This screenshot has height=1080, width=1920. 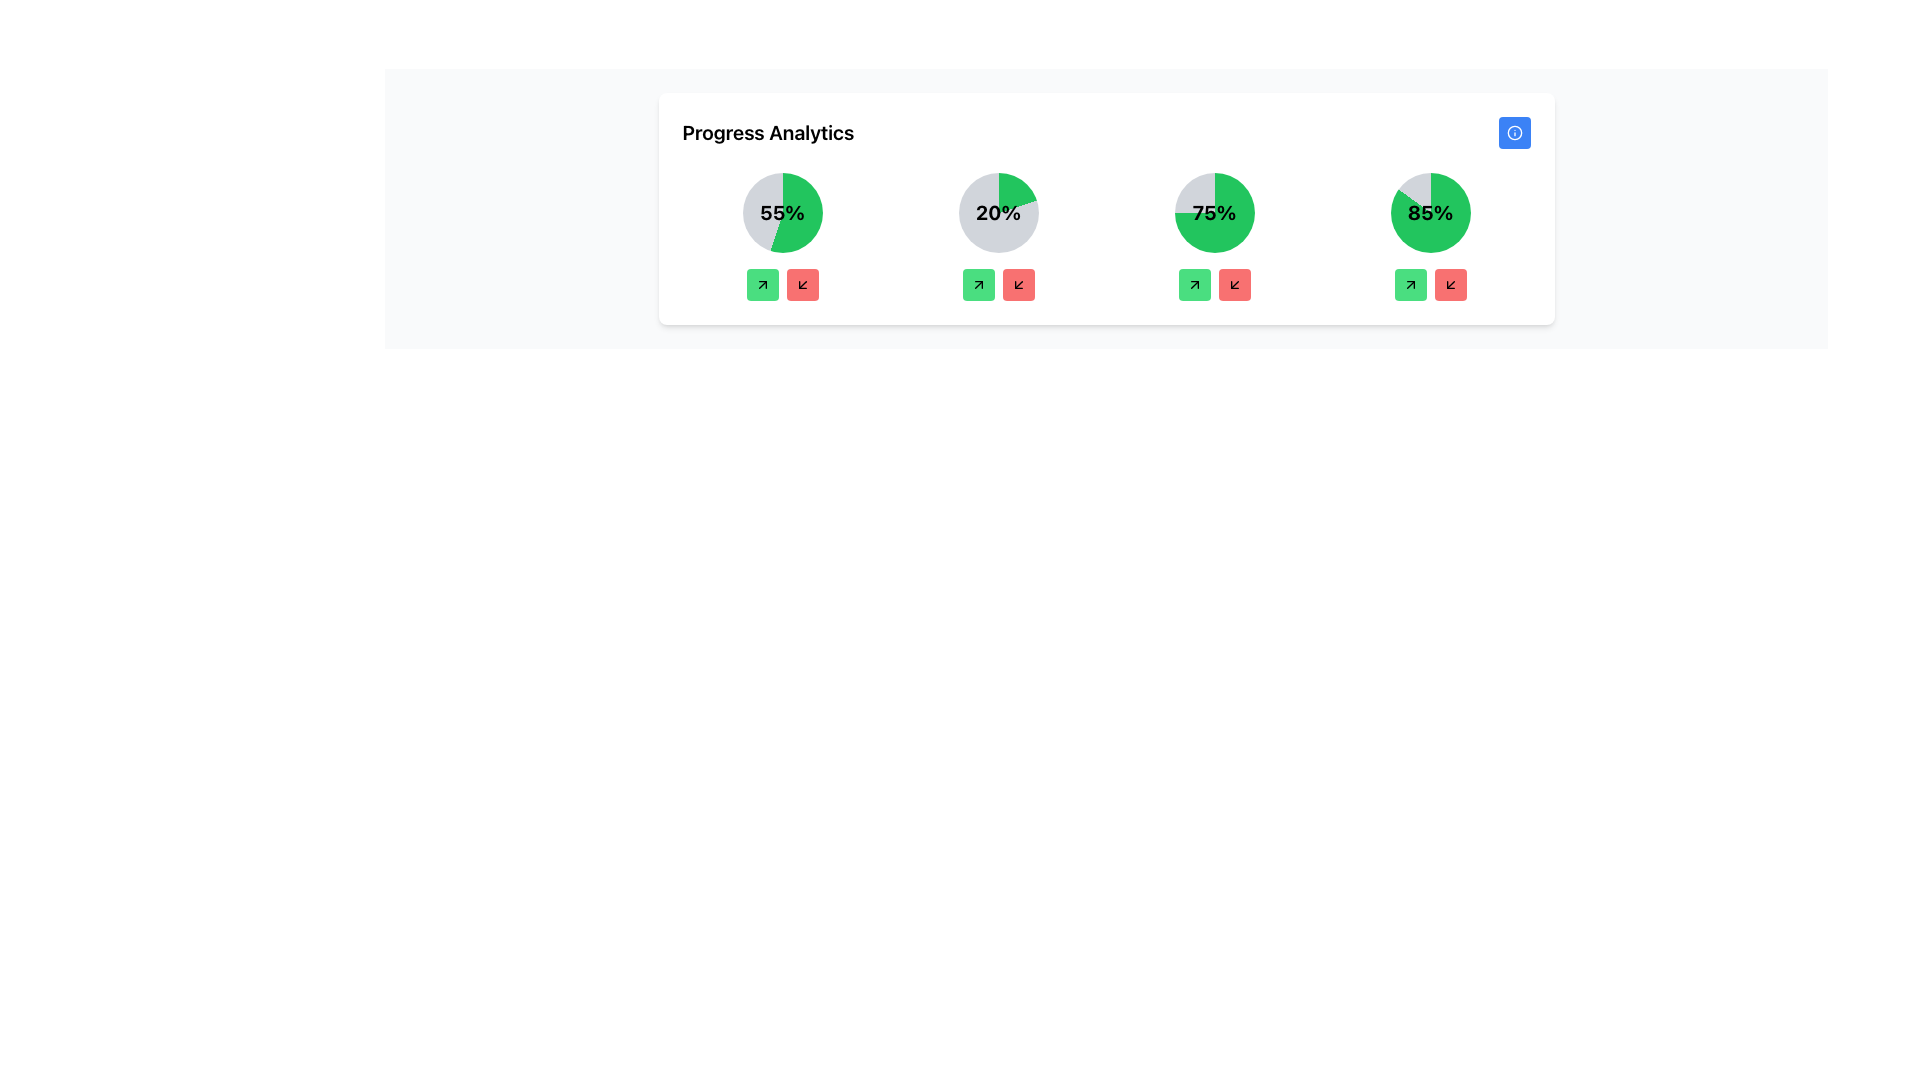 I want to click on the bold text element displaying '55%' in the first circular progress indicator within the 'Progress Analytics' section, so click(x=781, y=212).